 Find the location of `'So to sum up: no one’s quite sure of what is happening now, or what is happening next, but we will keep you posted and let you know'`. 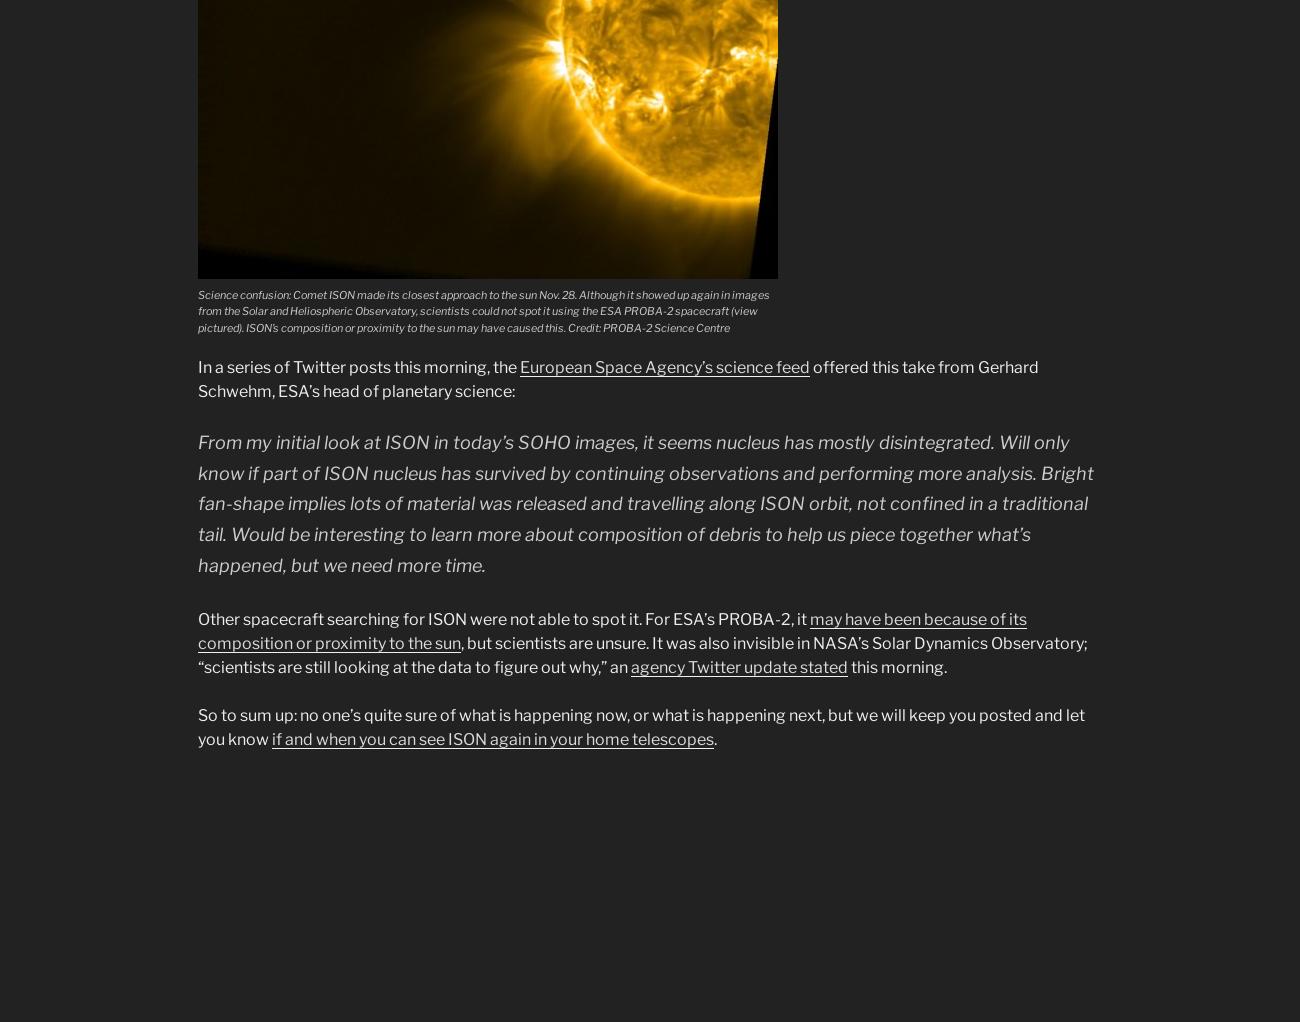

'So to sum up: no one’s quite sure of what is happening now, or what is happening next, but we will keep you posted and let you know' is located at coordinates (197, 727).